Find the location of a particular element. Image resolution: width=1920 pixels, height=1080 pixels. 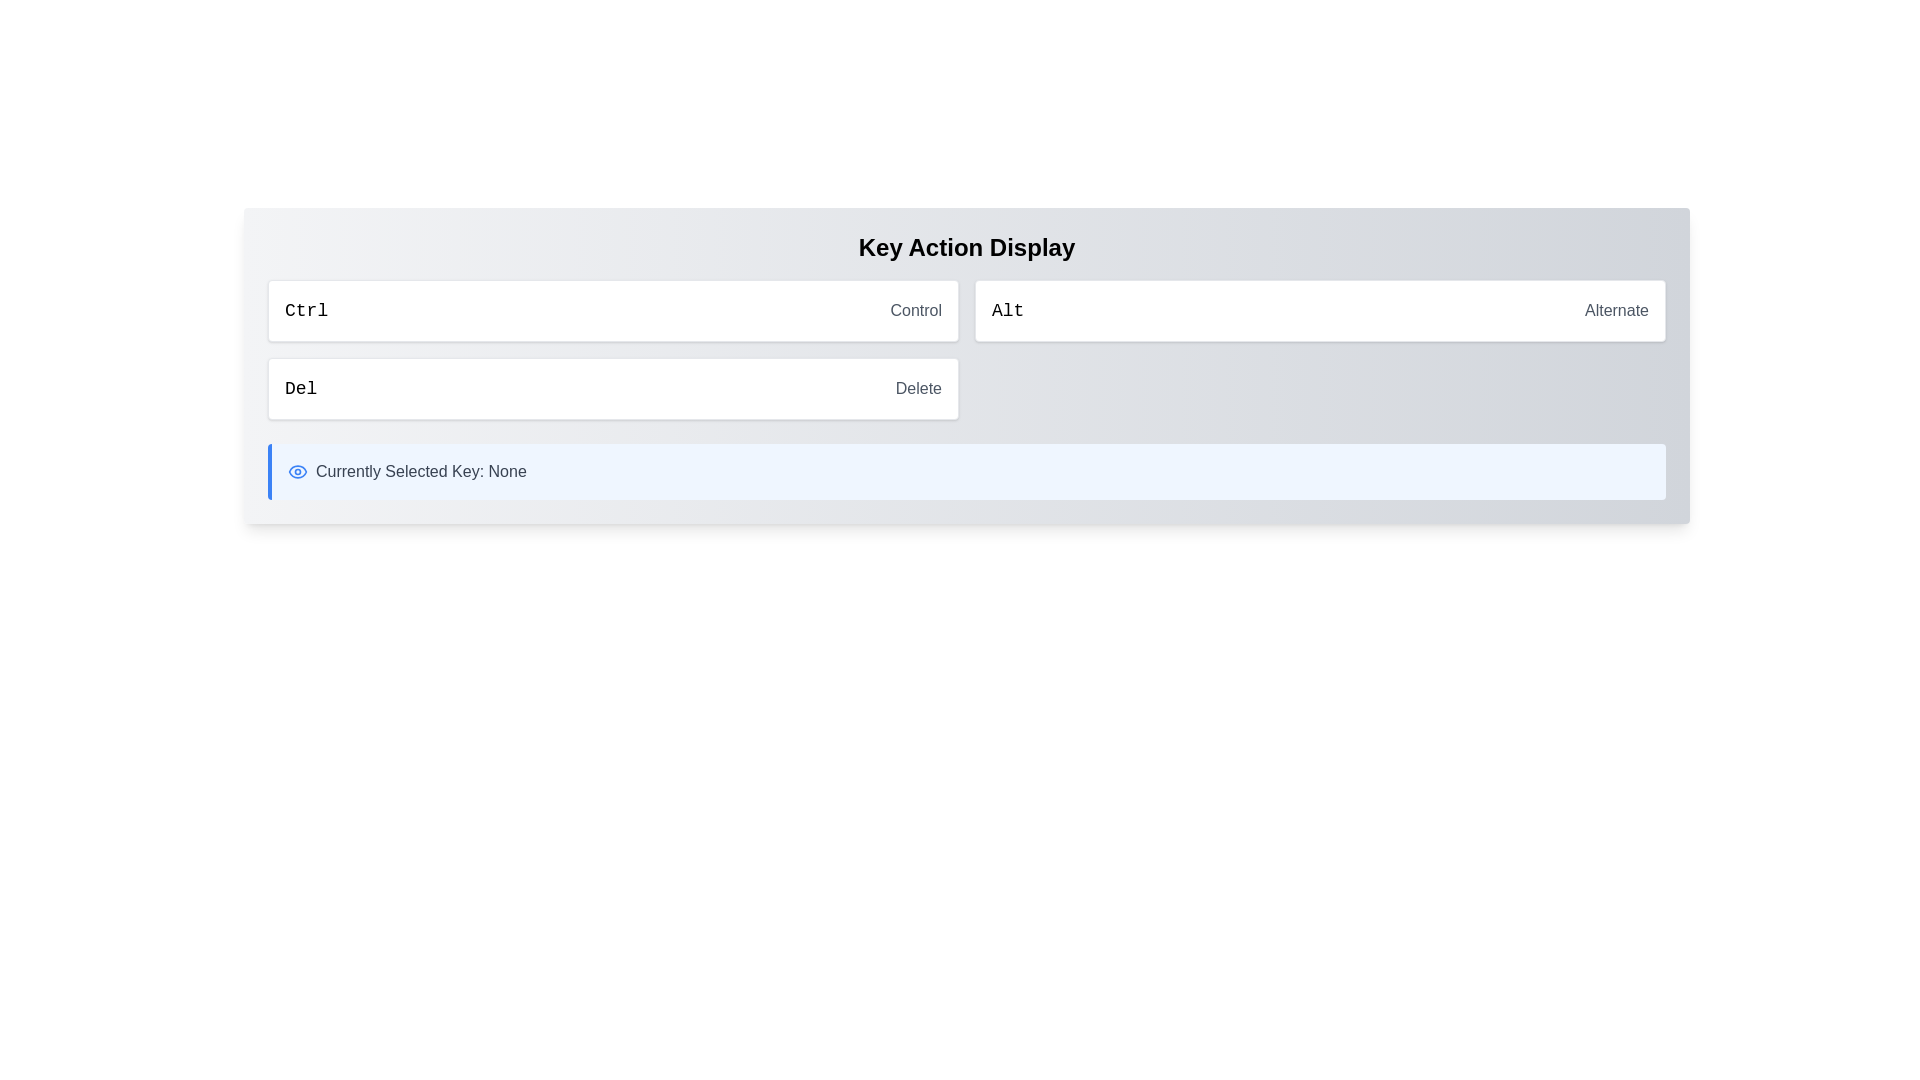

the visibility toggle icon located to the left of the text 'Currently Selected Key: None' on the light blue background bar is located at coordinates (296, 471).